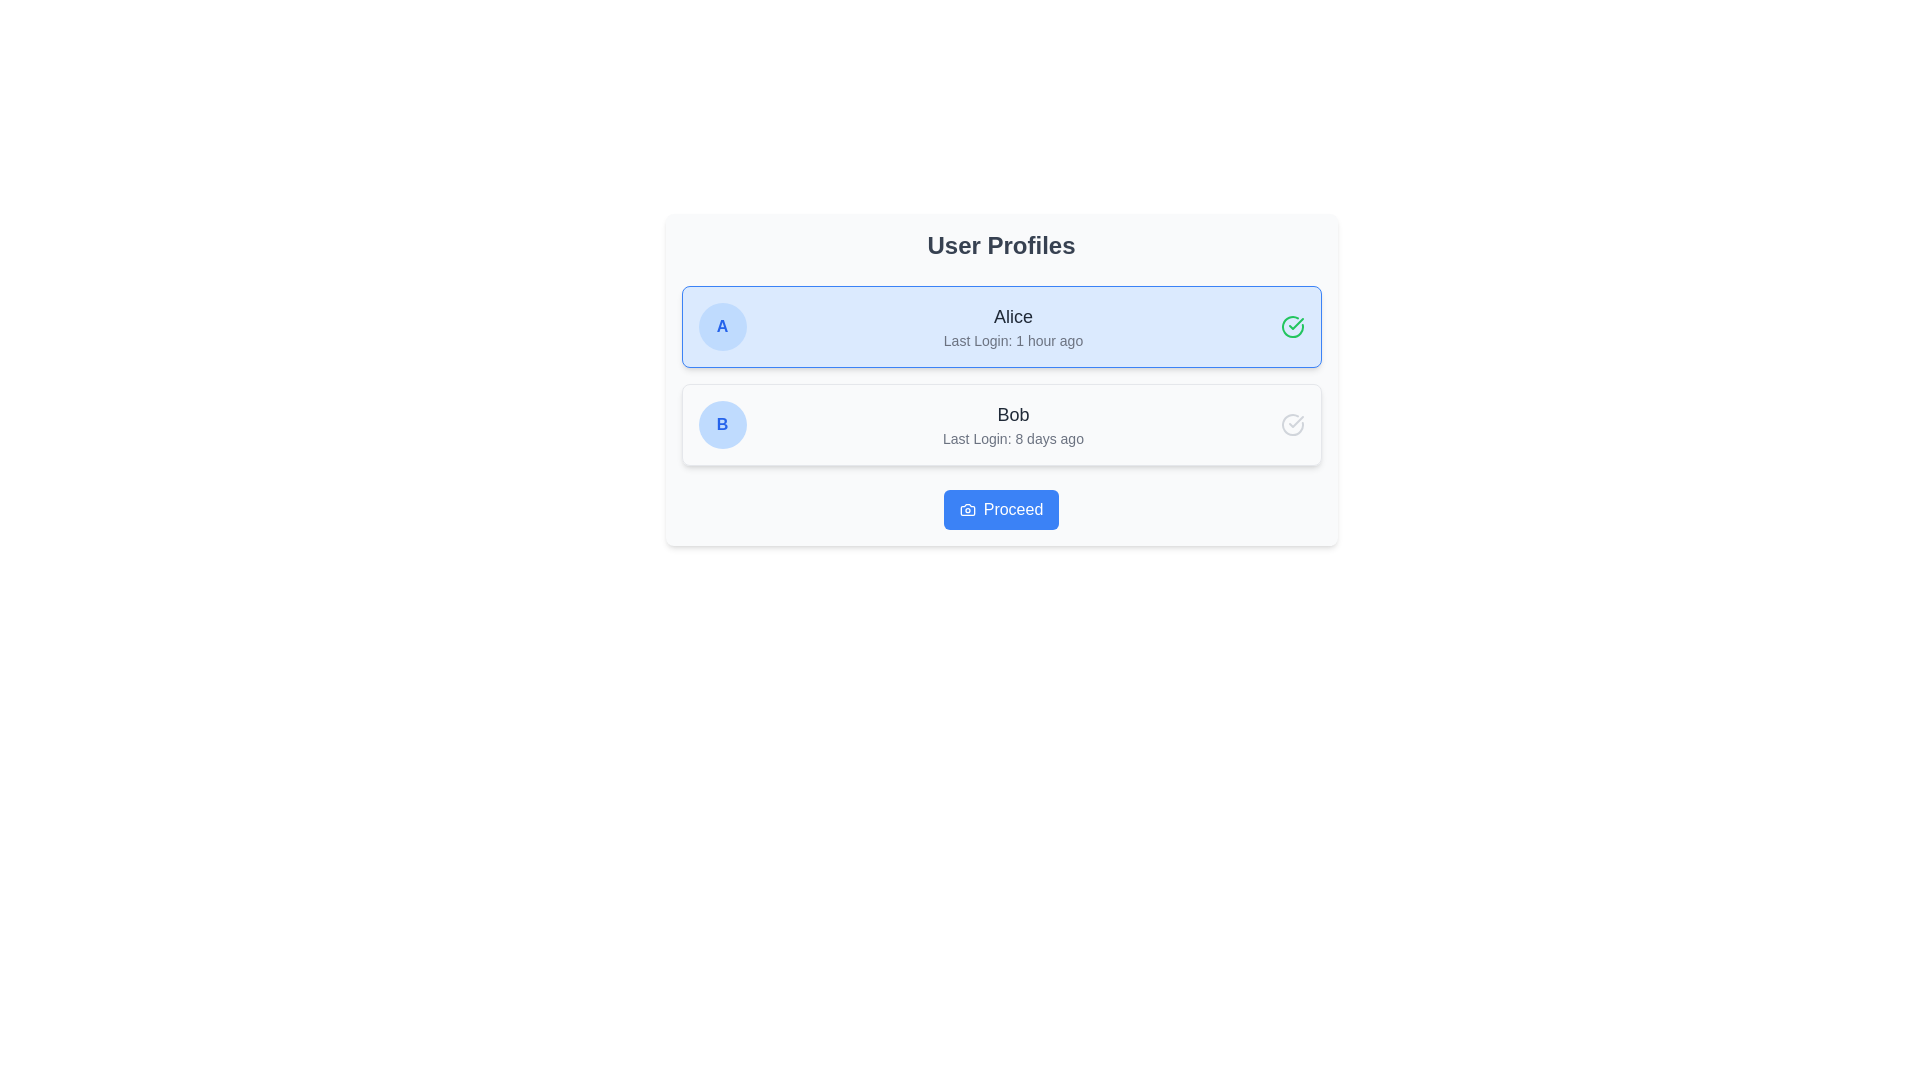  I want to click on the first user profile entry (Alice) in the Grouped list item display, so click(1001, 375).